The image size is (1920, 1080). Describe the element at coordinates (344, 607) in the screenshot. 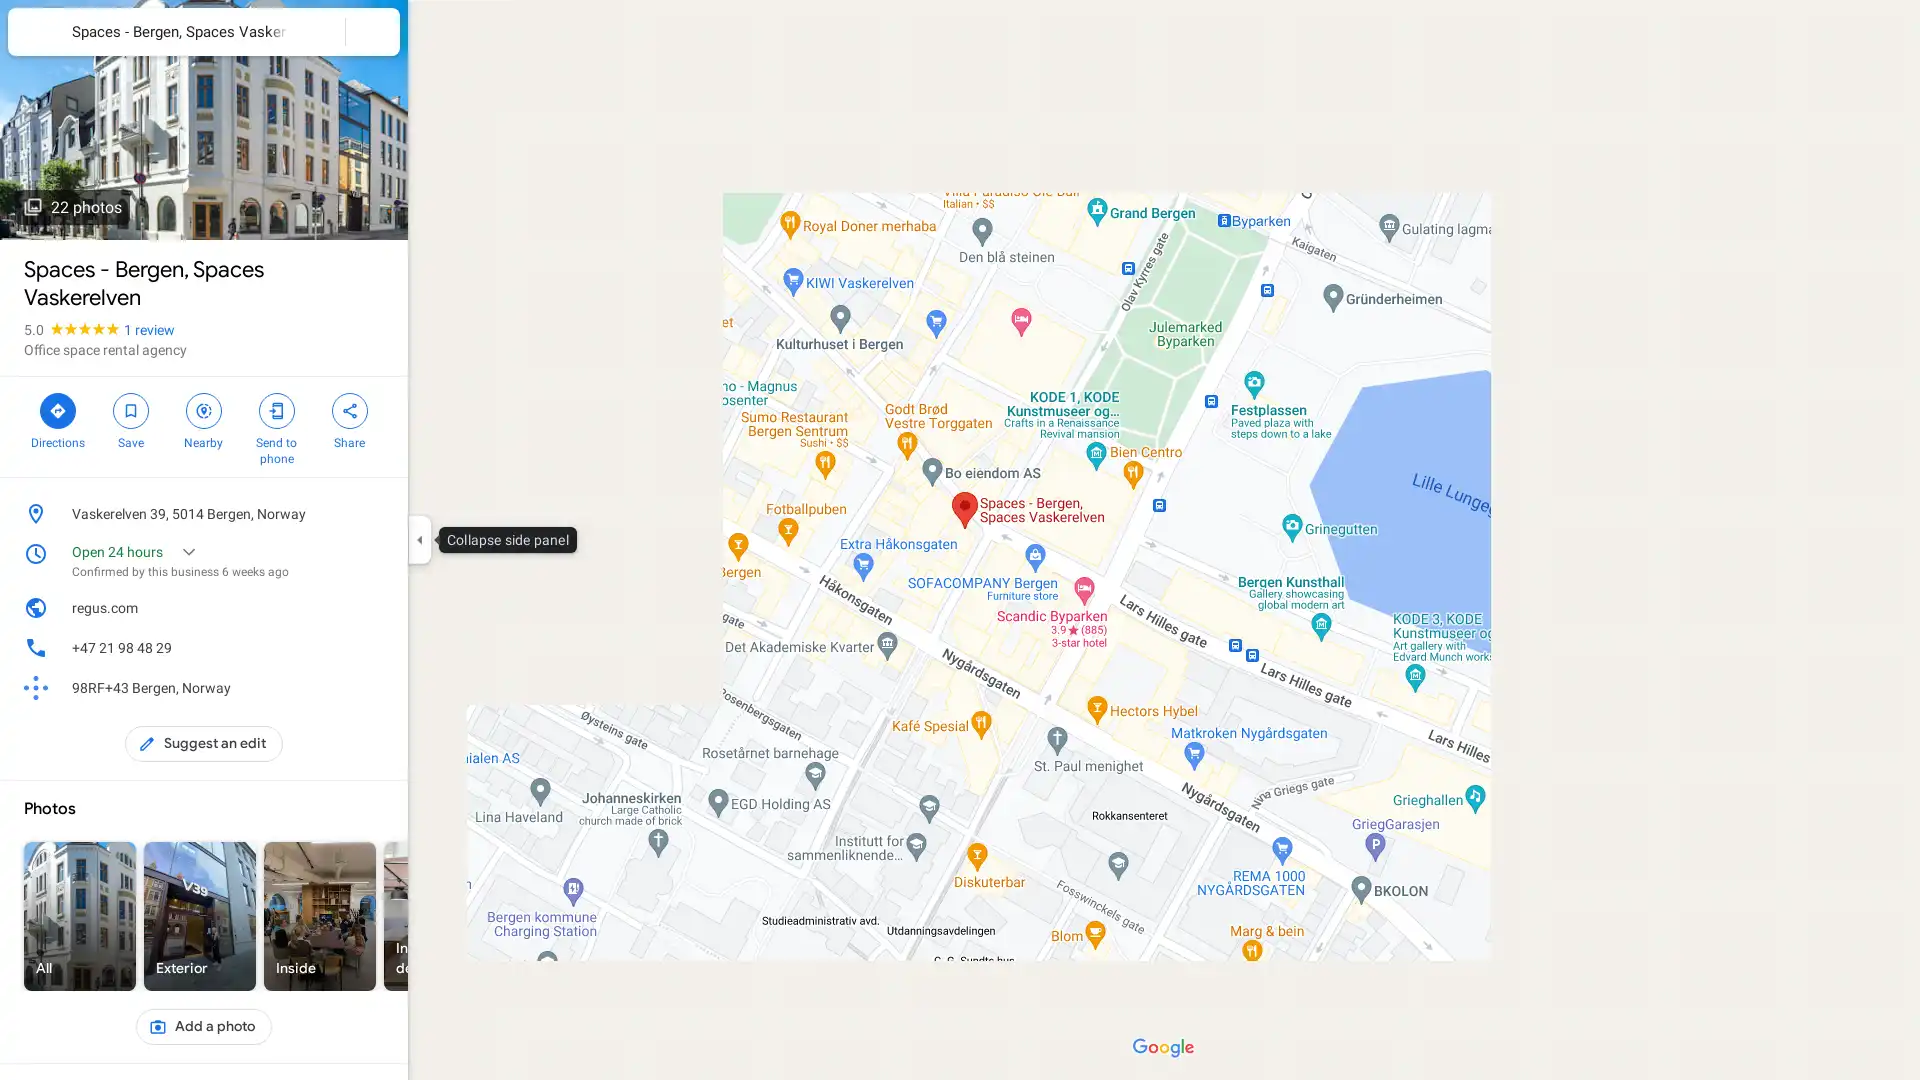

I see `Open website` at that location.